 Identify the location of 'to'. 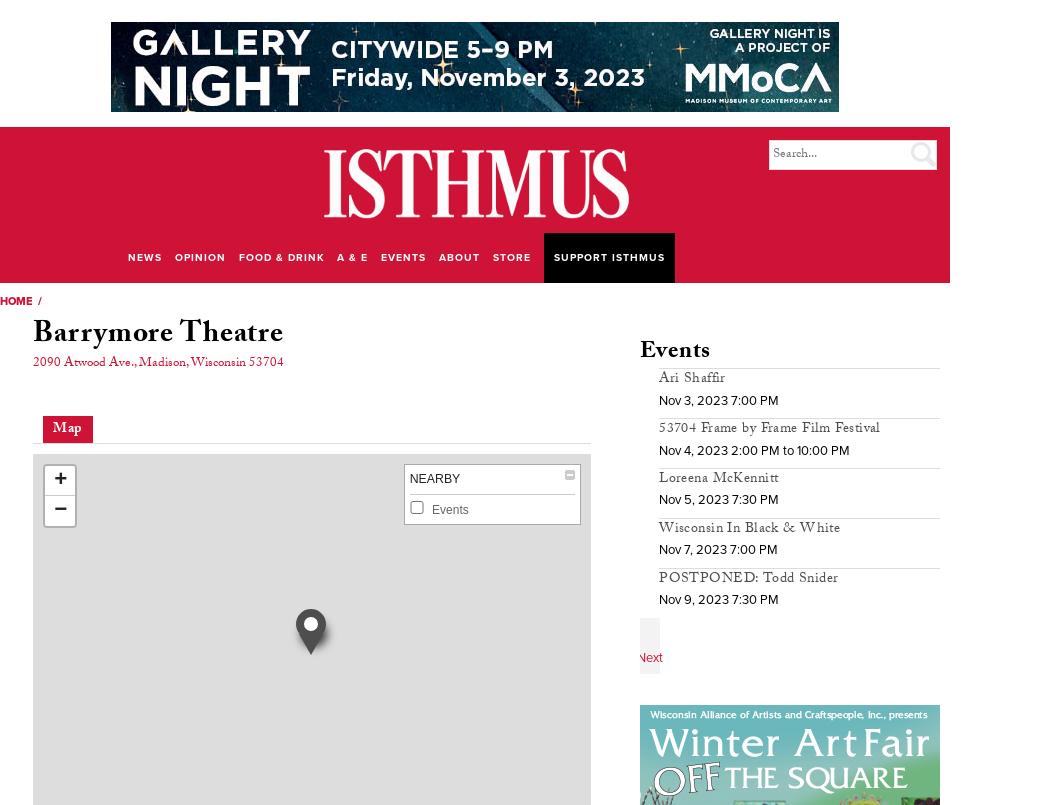
(787, 448).